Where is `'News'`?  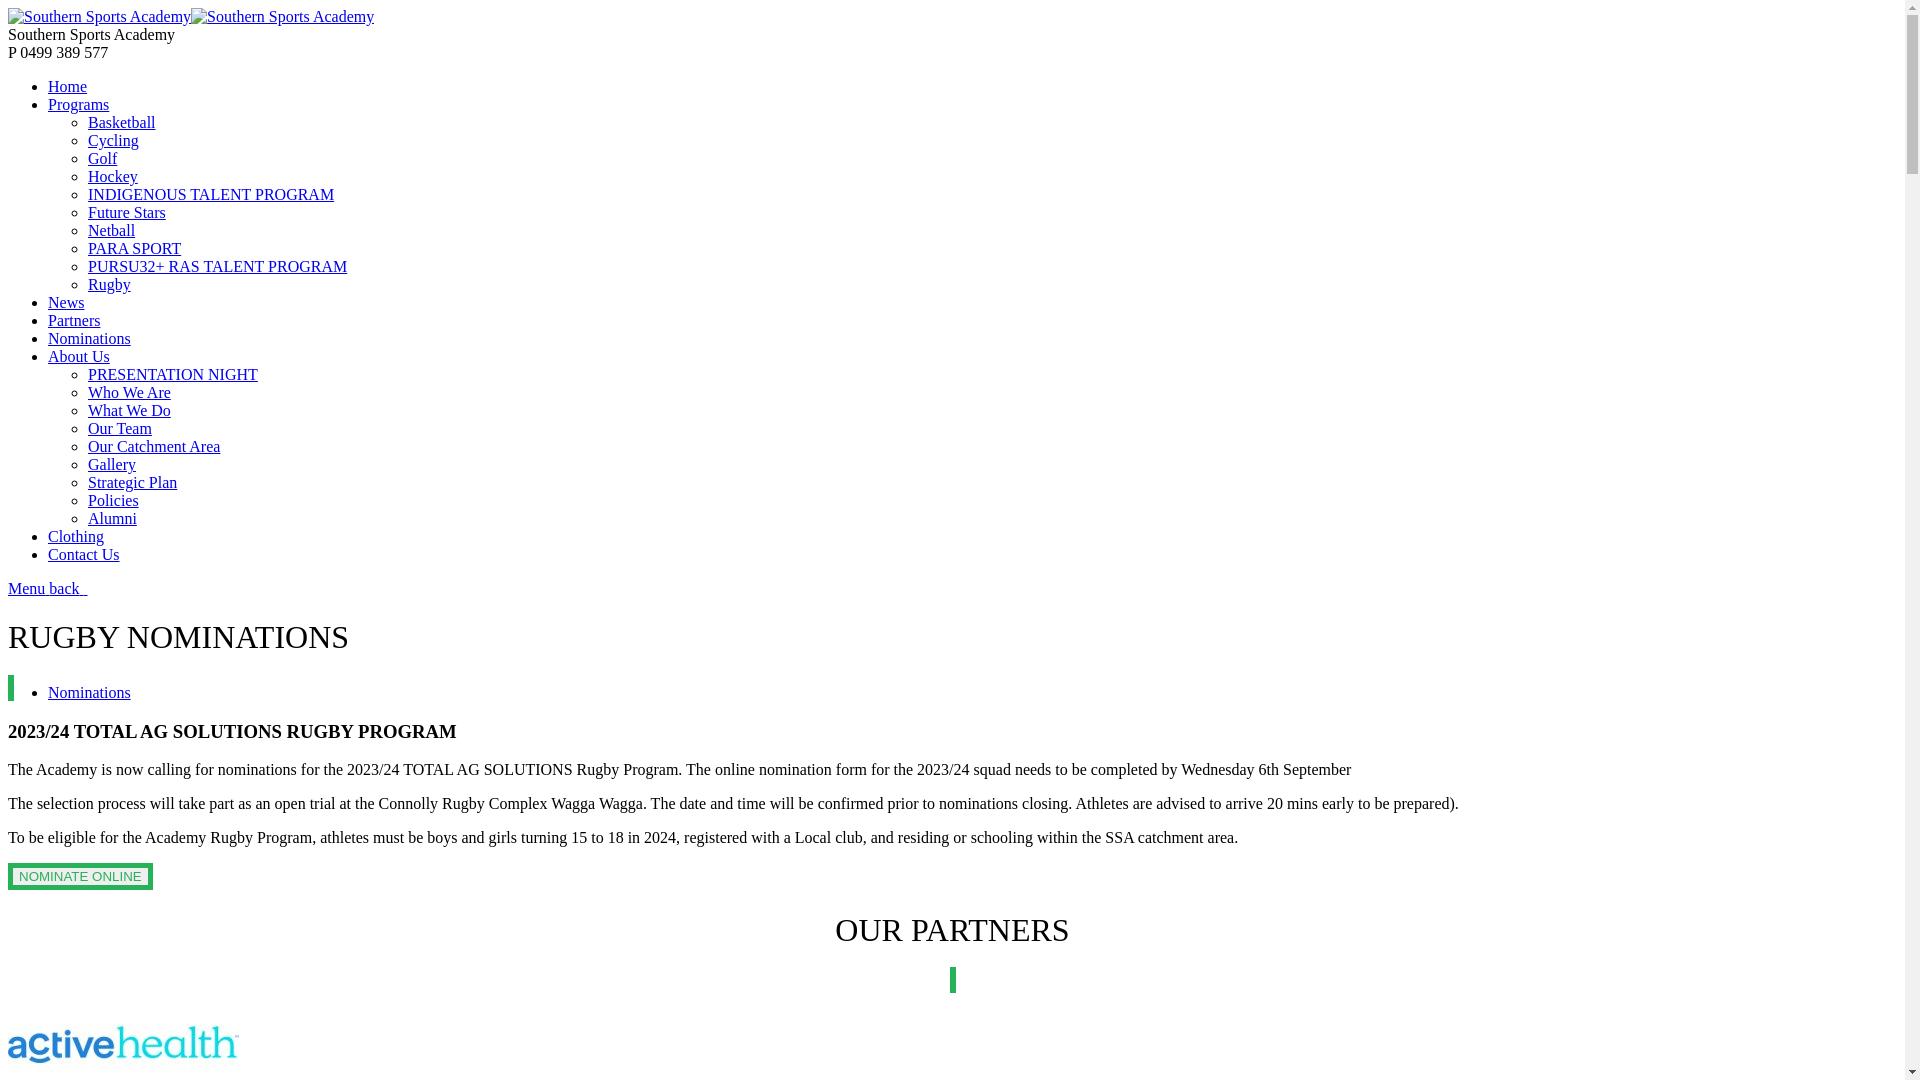
'News' is located at coordinates (66, 302).